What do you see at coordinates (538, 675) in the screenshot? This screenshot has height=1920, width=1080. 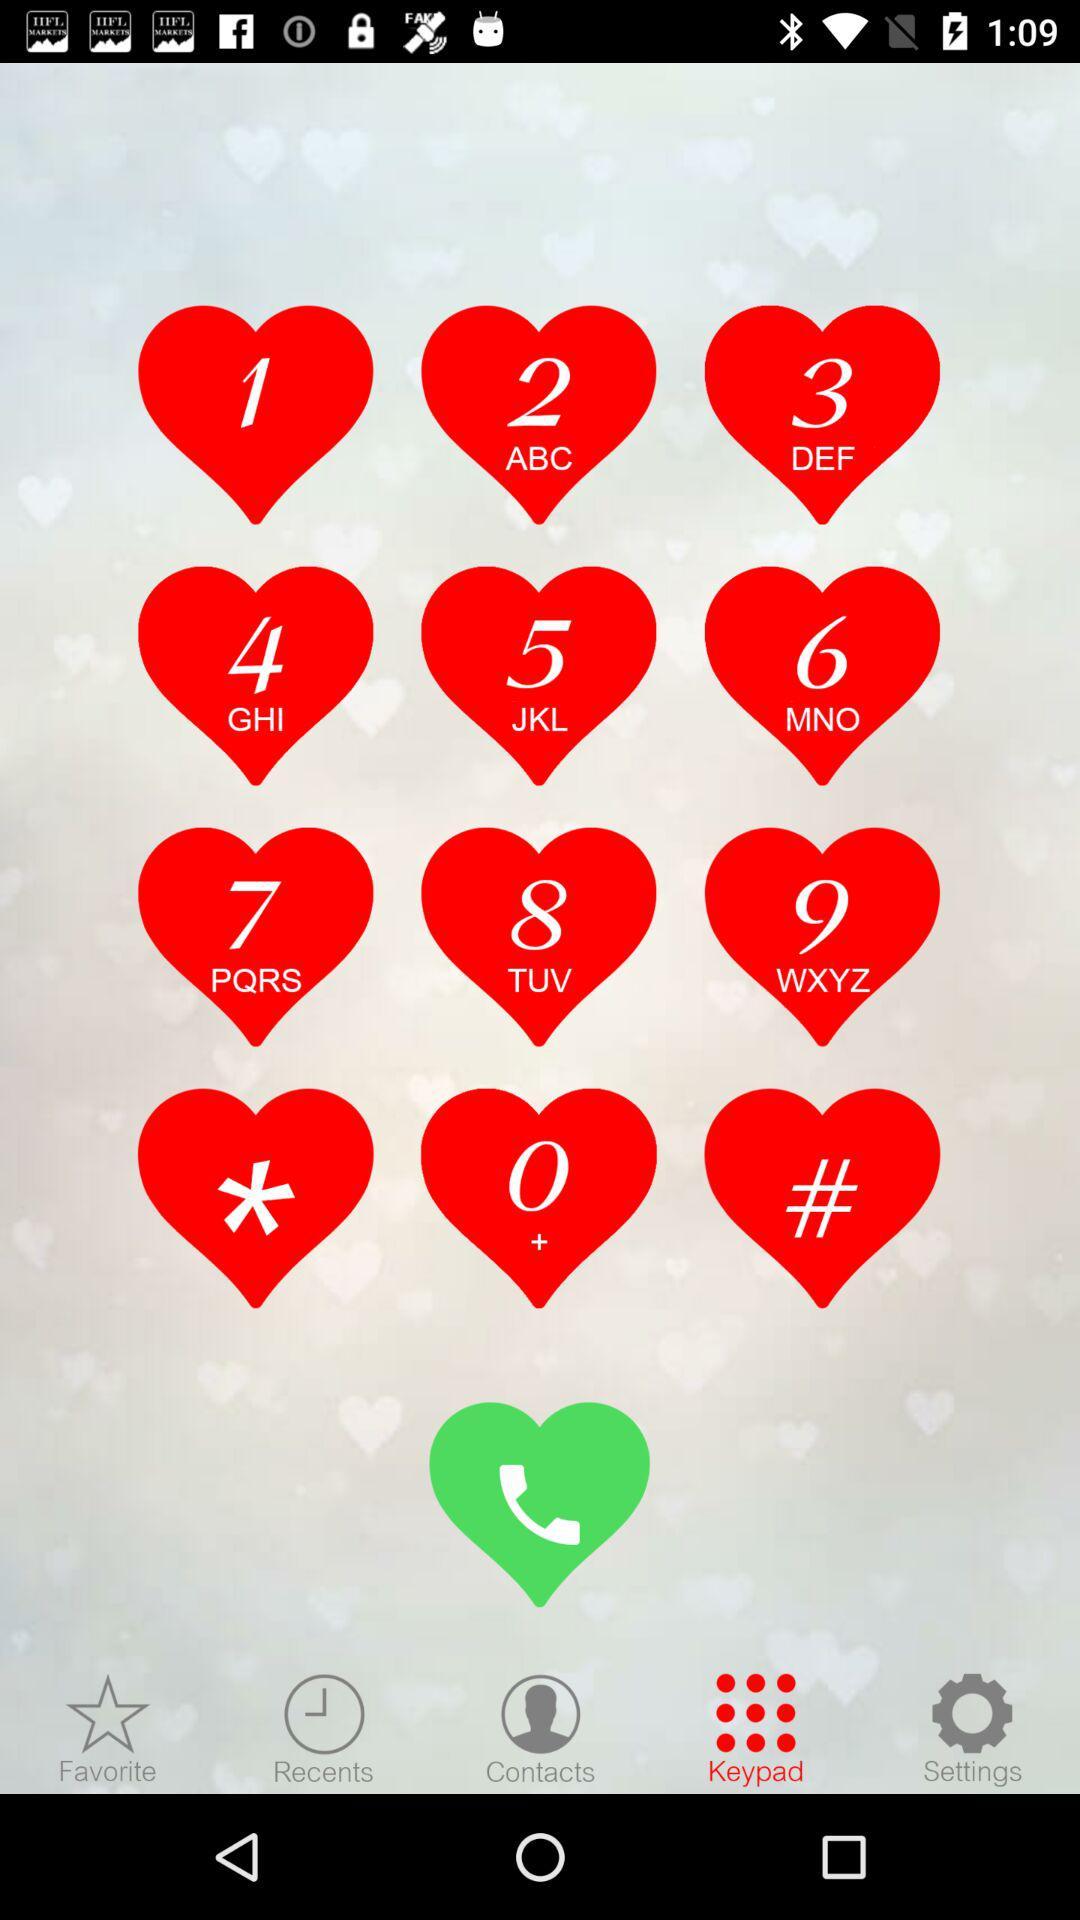 I see `5jkl` at bounding box center [538, 675].